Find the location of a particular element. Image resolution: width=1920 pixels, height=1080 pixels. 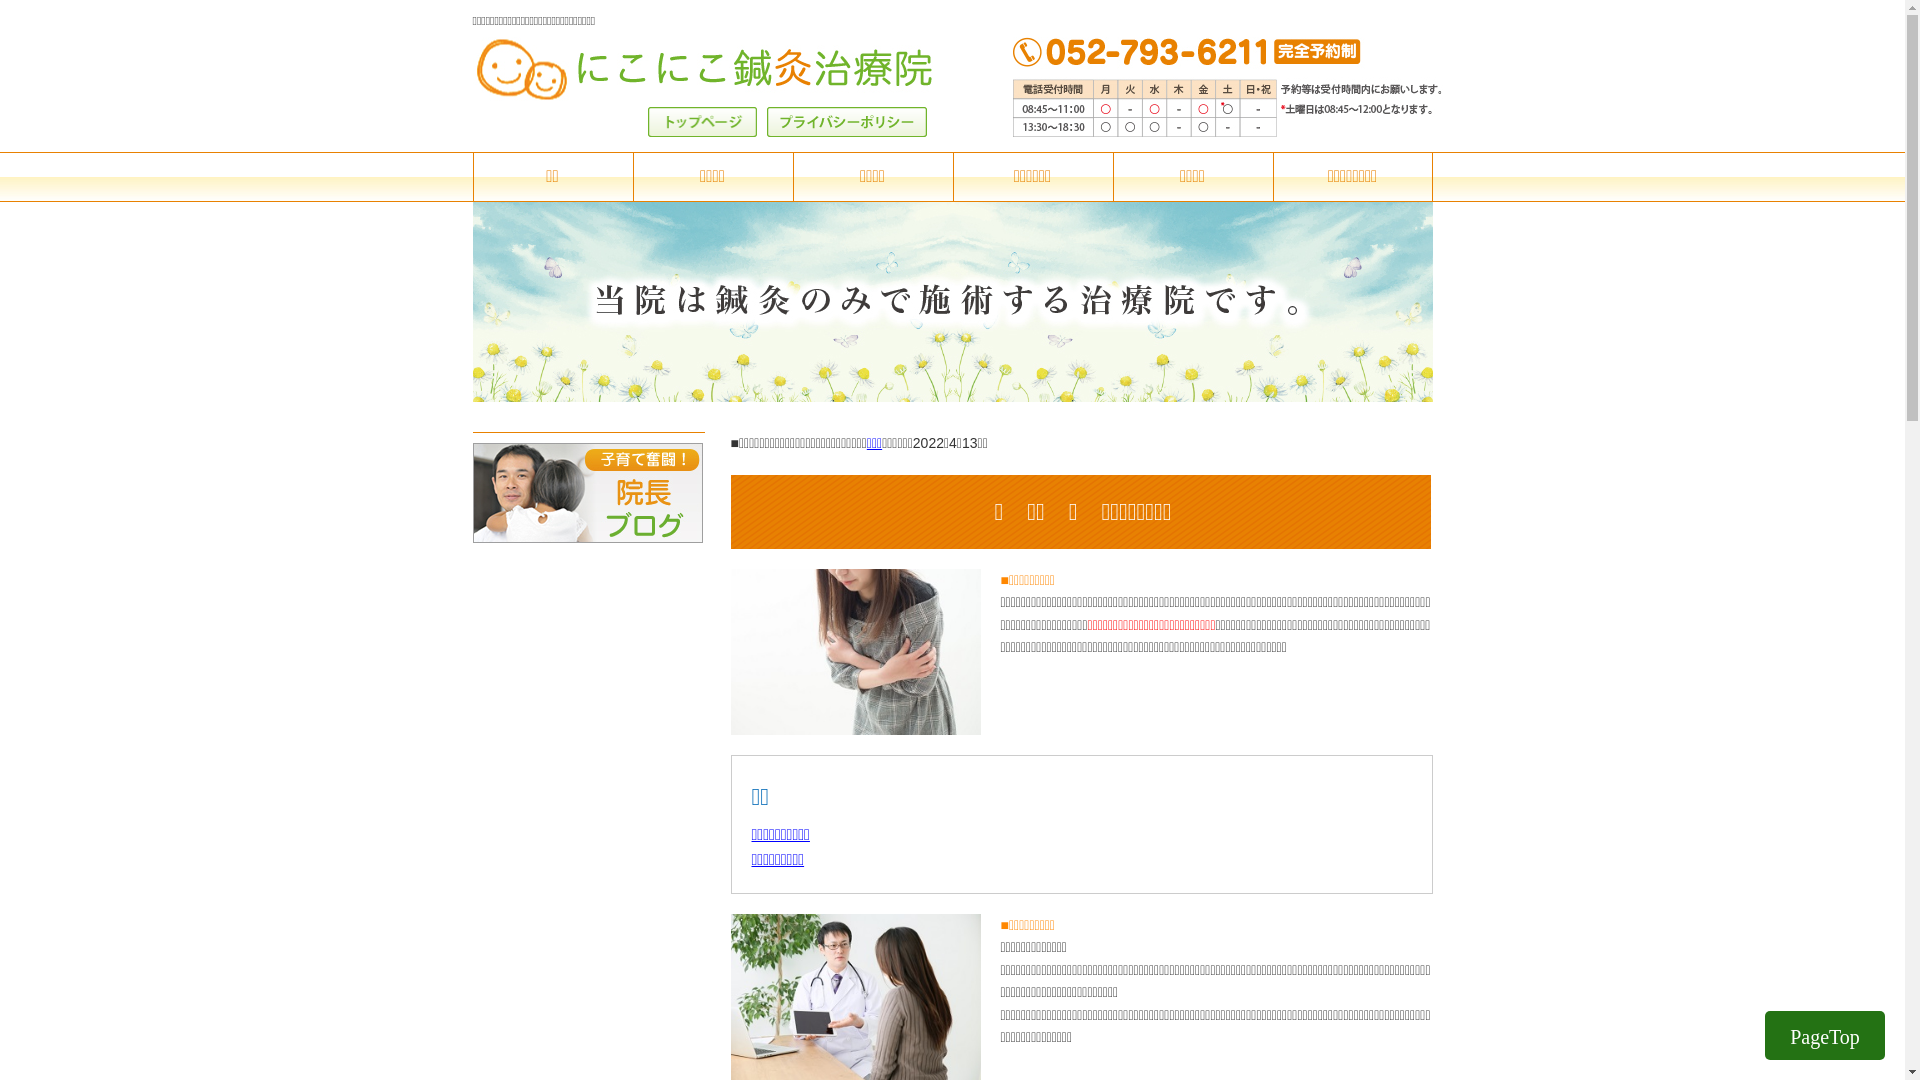

'PageTop' is located at coordinates (1824, 1035).